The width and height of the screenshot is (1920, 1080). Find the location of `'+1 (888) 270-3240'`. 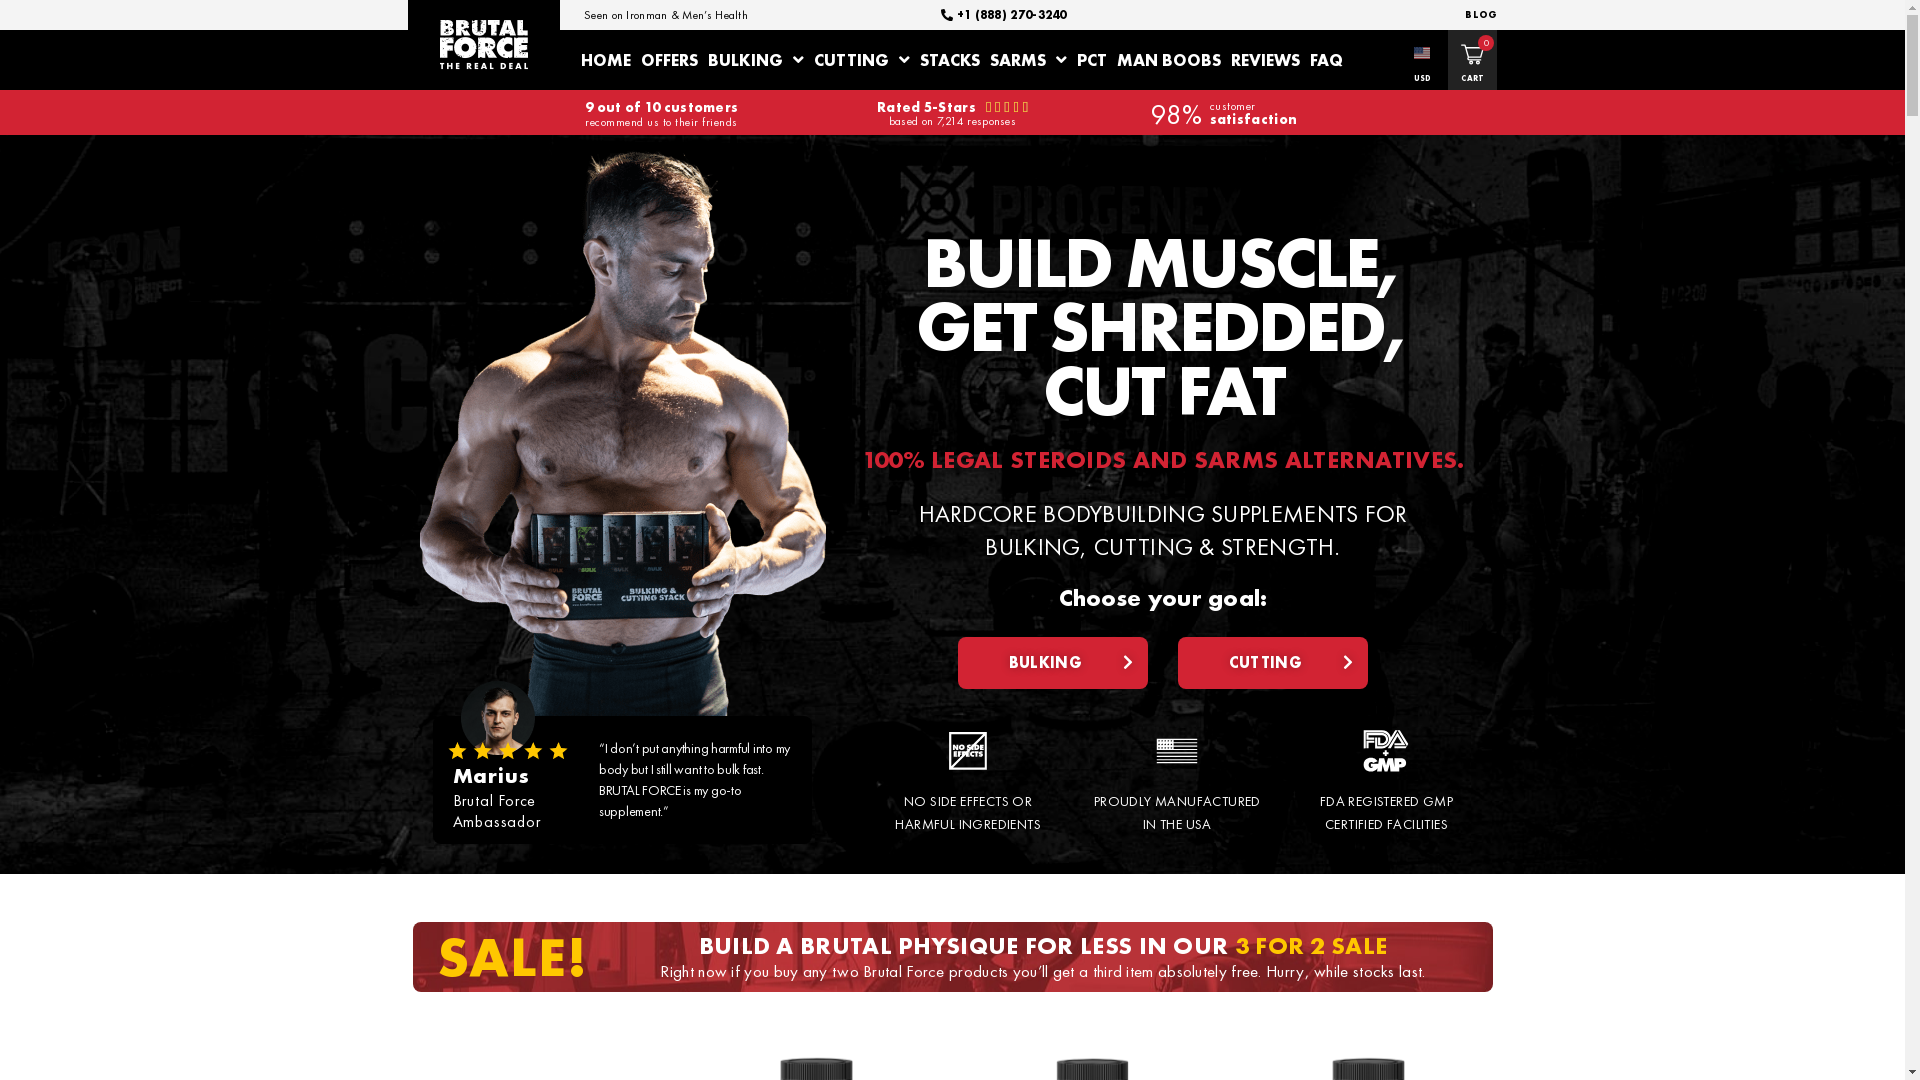

'+1 (888) 270-3240' is located at coordinates (939, 15).